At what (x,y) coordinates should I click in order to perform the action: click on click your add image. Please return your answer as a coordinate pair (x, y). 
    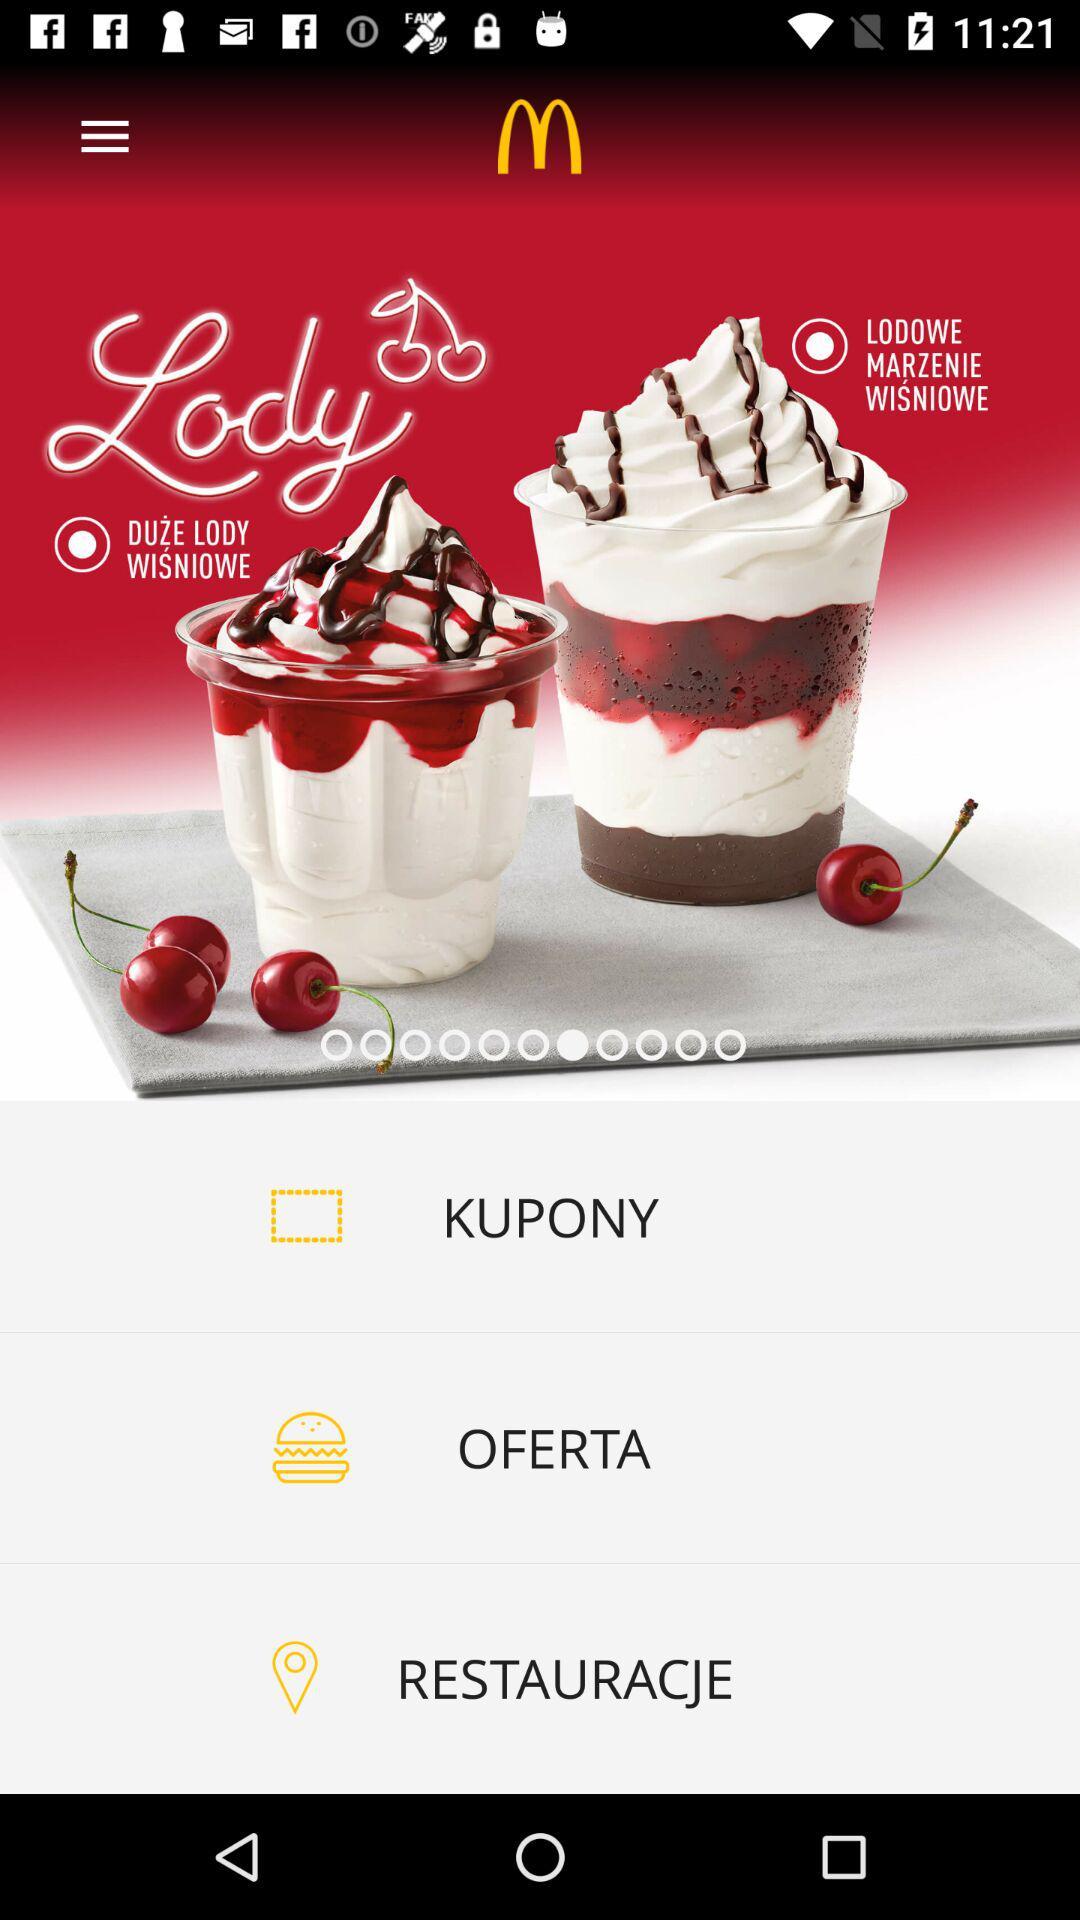
    Looking at the image, I should click on (540, 580).